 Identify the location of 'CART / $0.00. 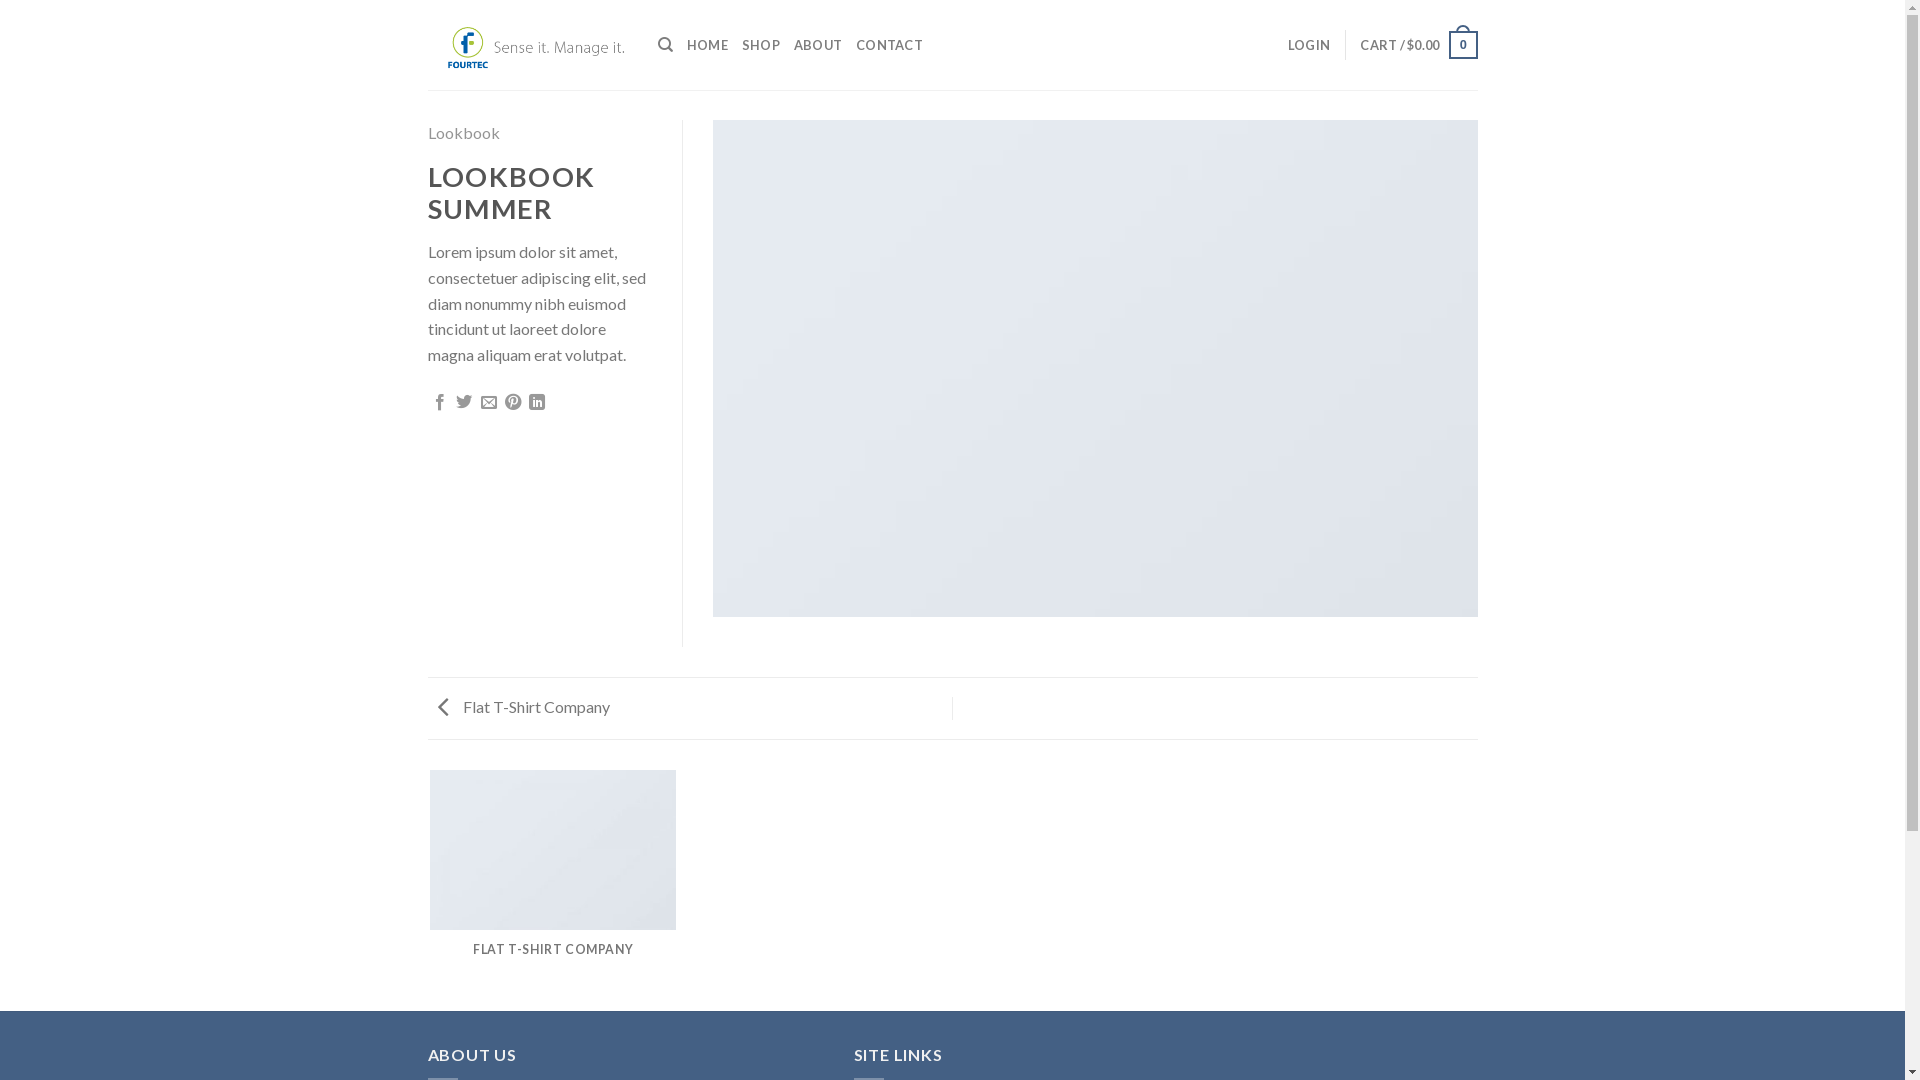
(1359, 45).